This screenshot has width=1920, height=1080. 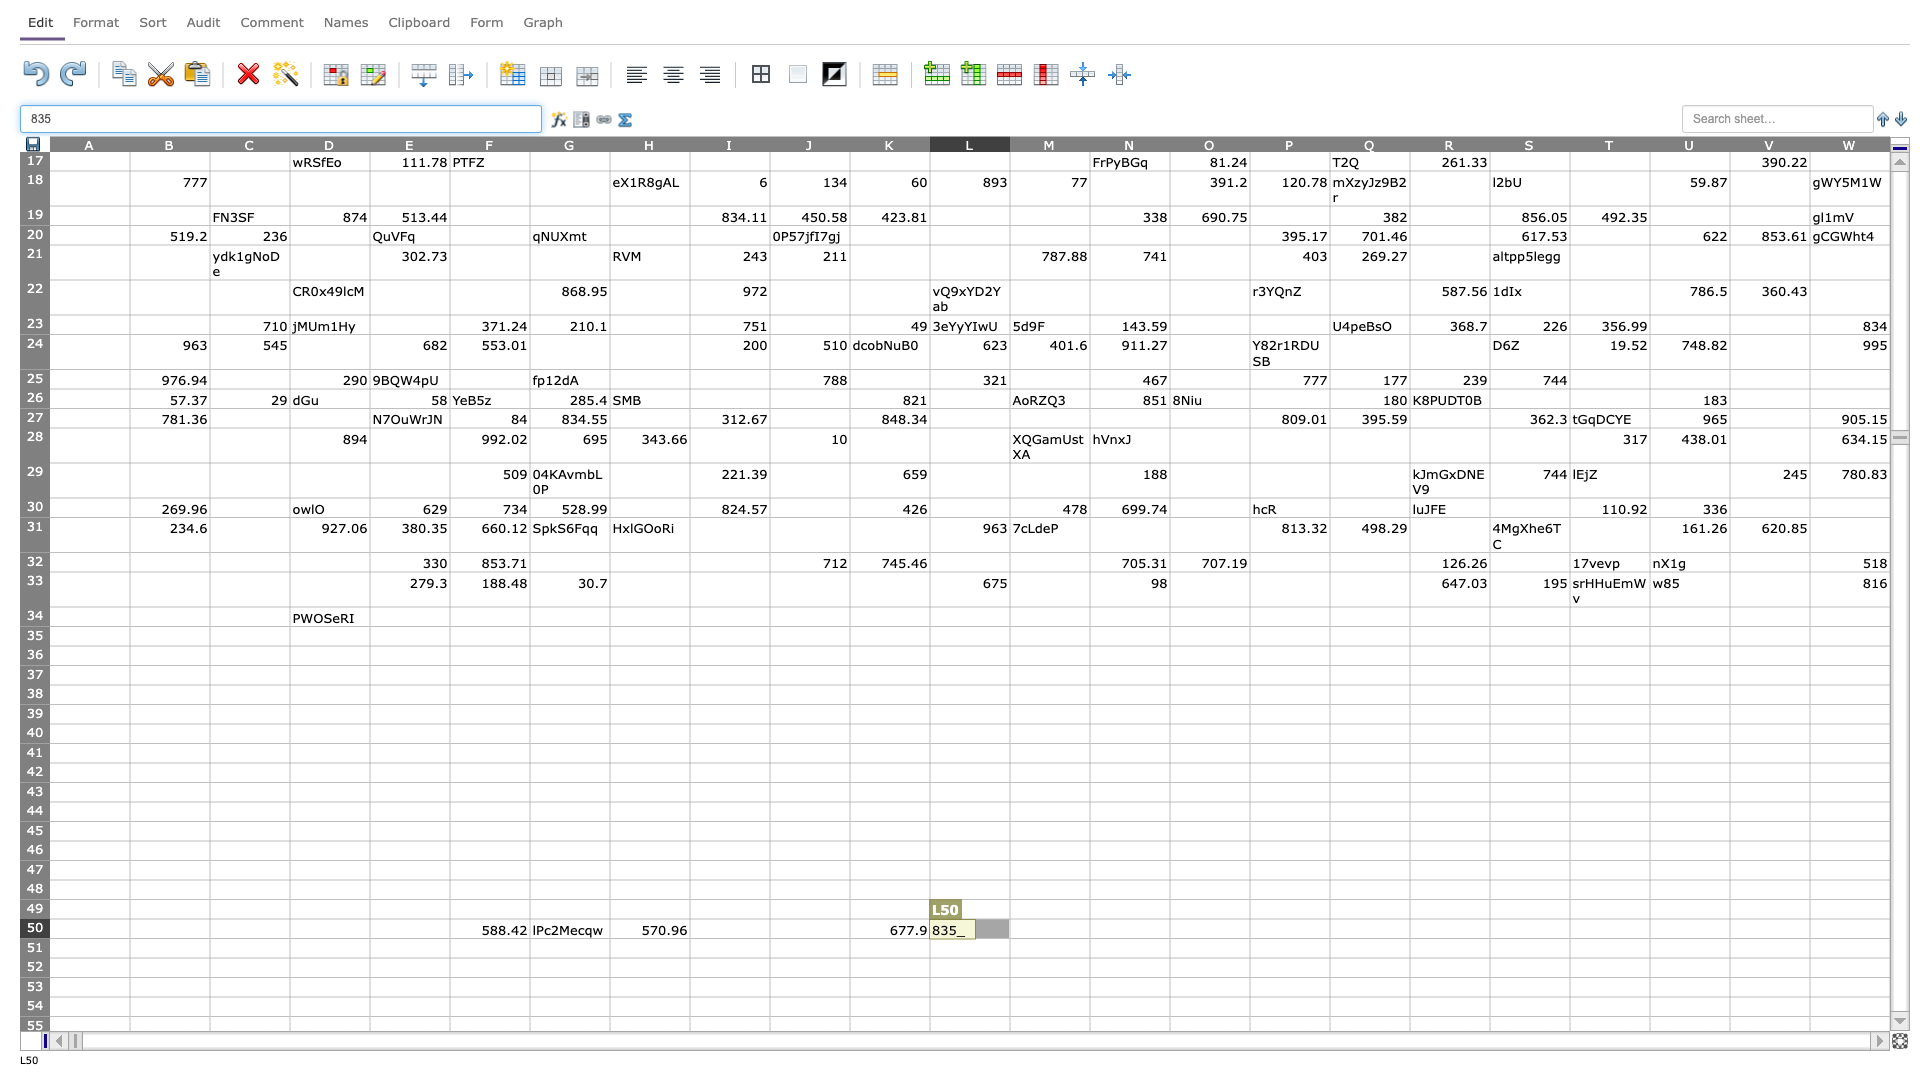 What do you see at coordinates (1009, 918) in the screenshot?
I see `Upper left of M50` at bounding box center [1009, 918].